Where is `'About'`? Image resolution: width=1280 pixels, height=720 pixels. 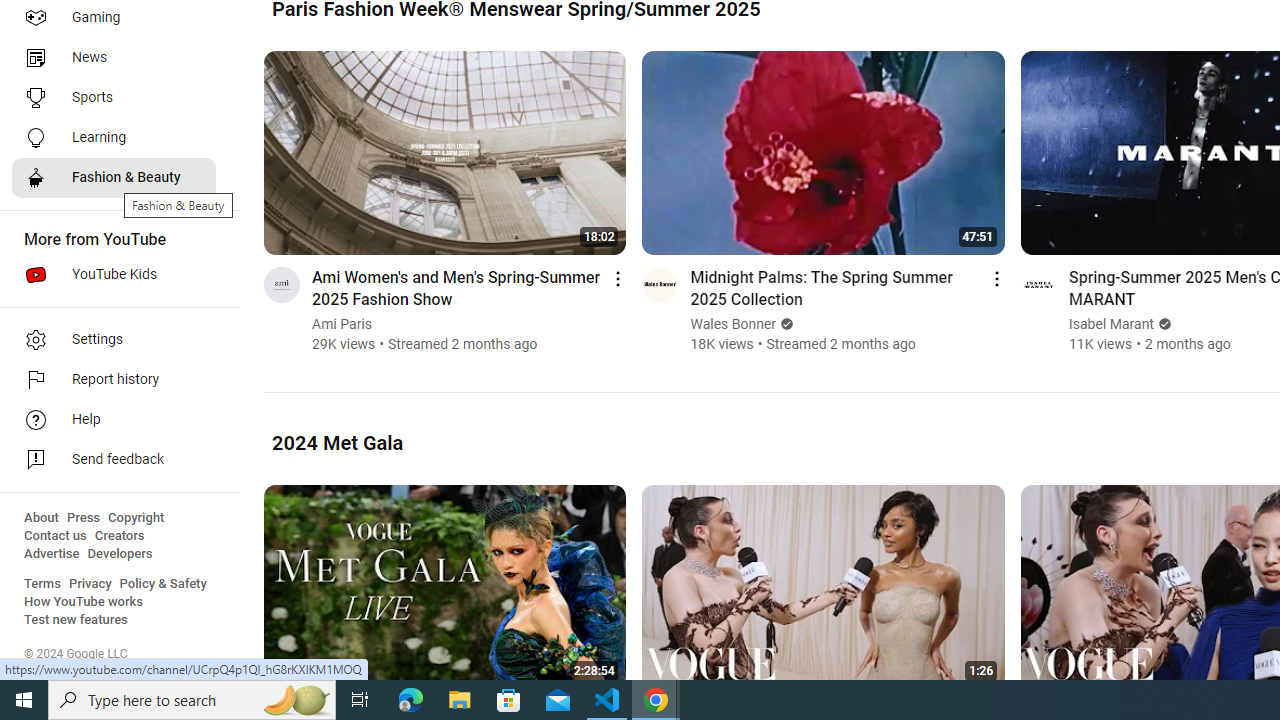 'About' is located at coordinates (41, 517).